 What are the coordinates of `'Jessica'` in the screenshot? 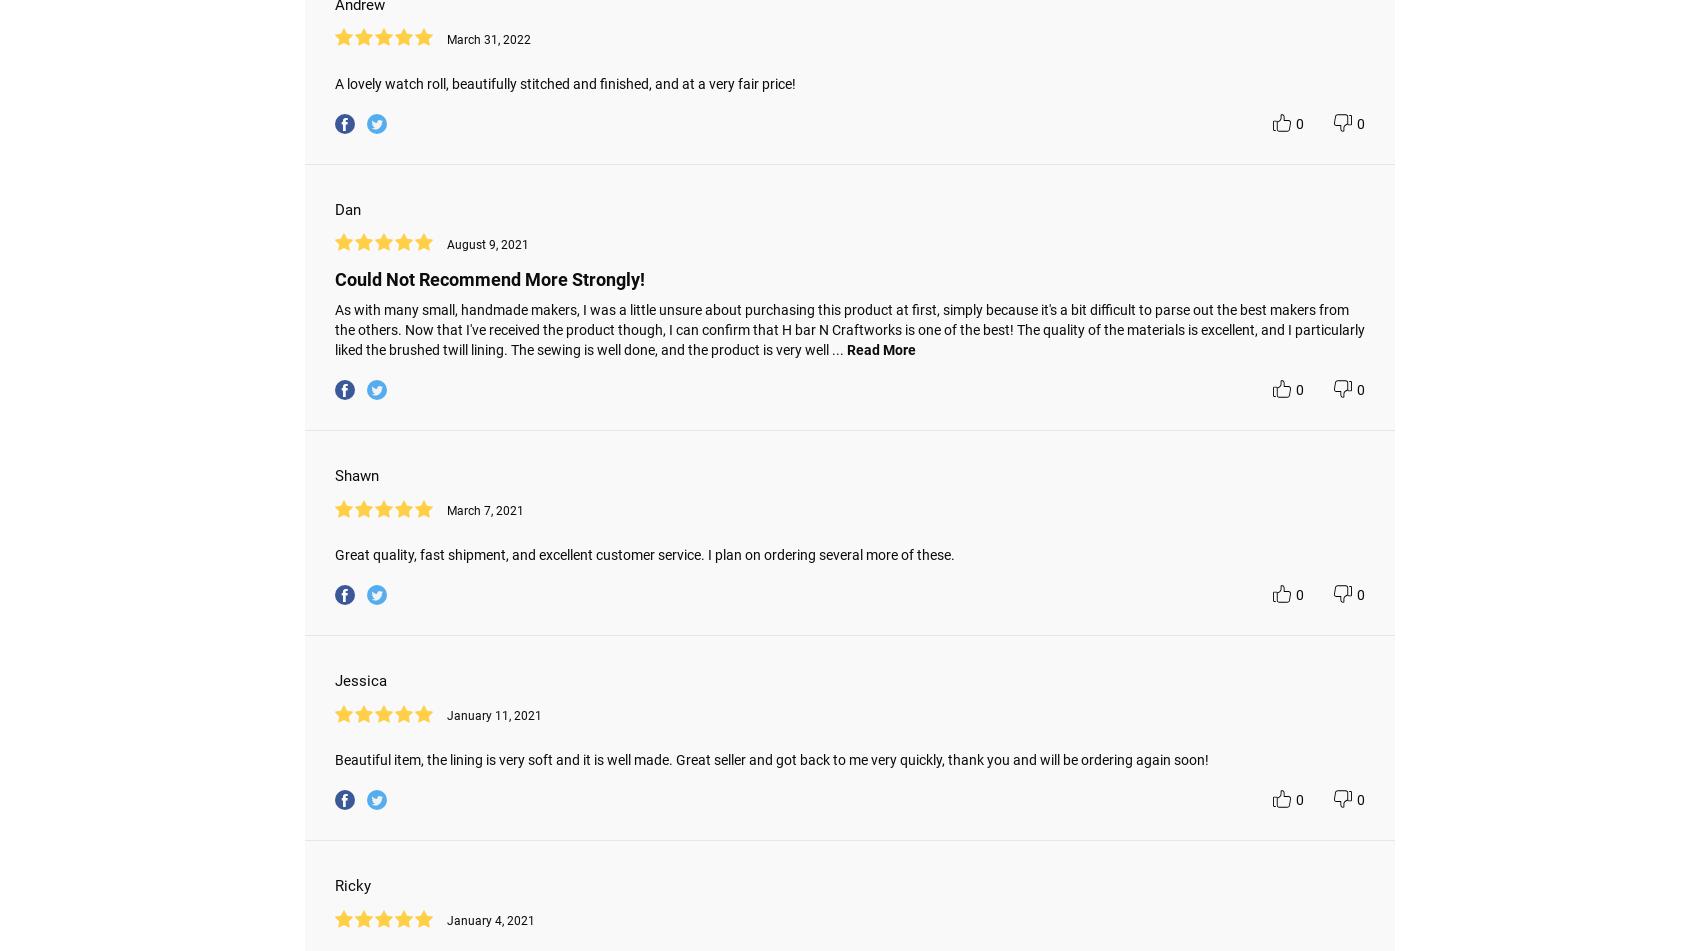 It's located at (360, 680).